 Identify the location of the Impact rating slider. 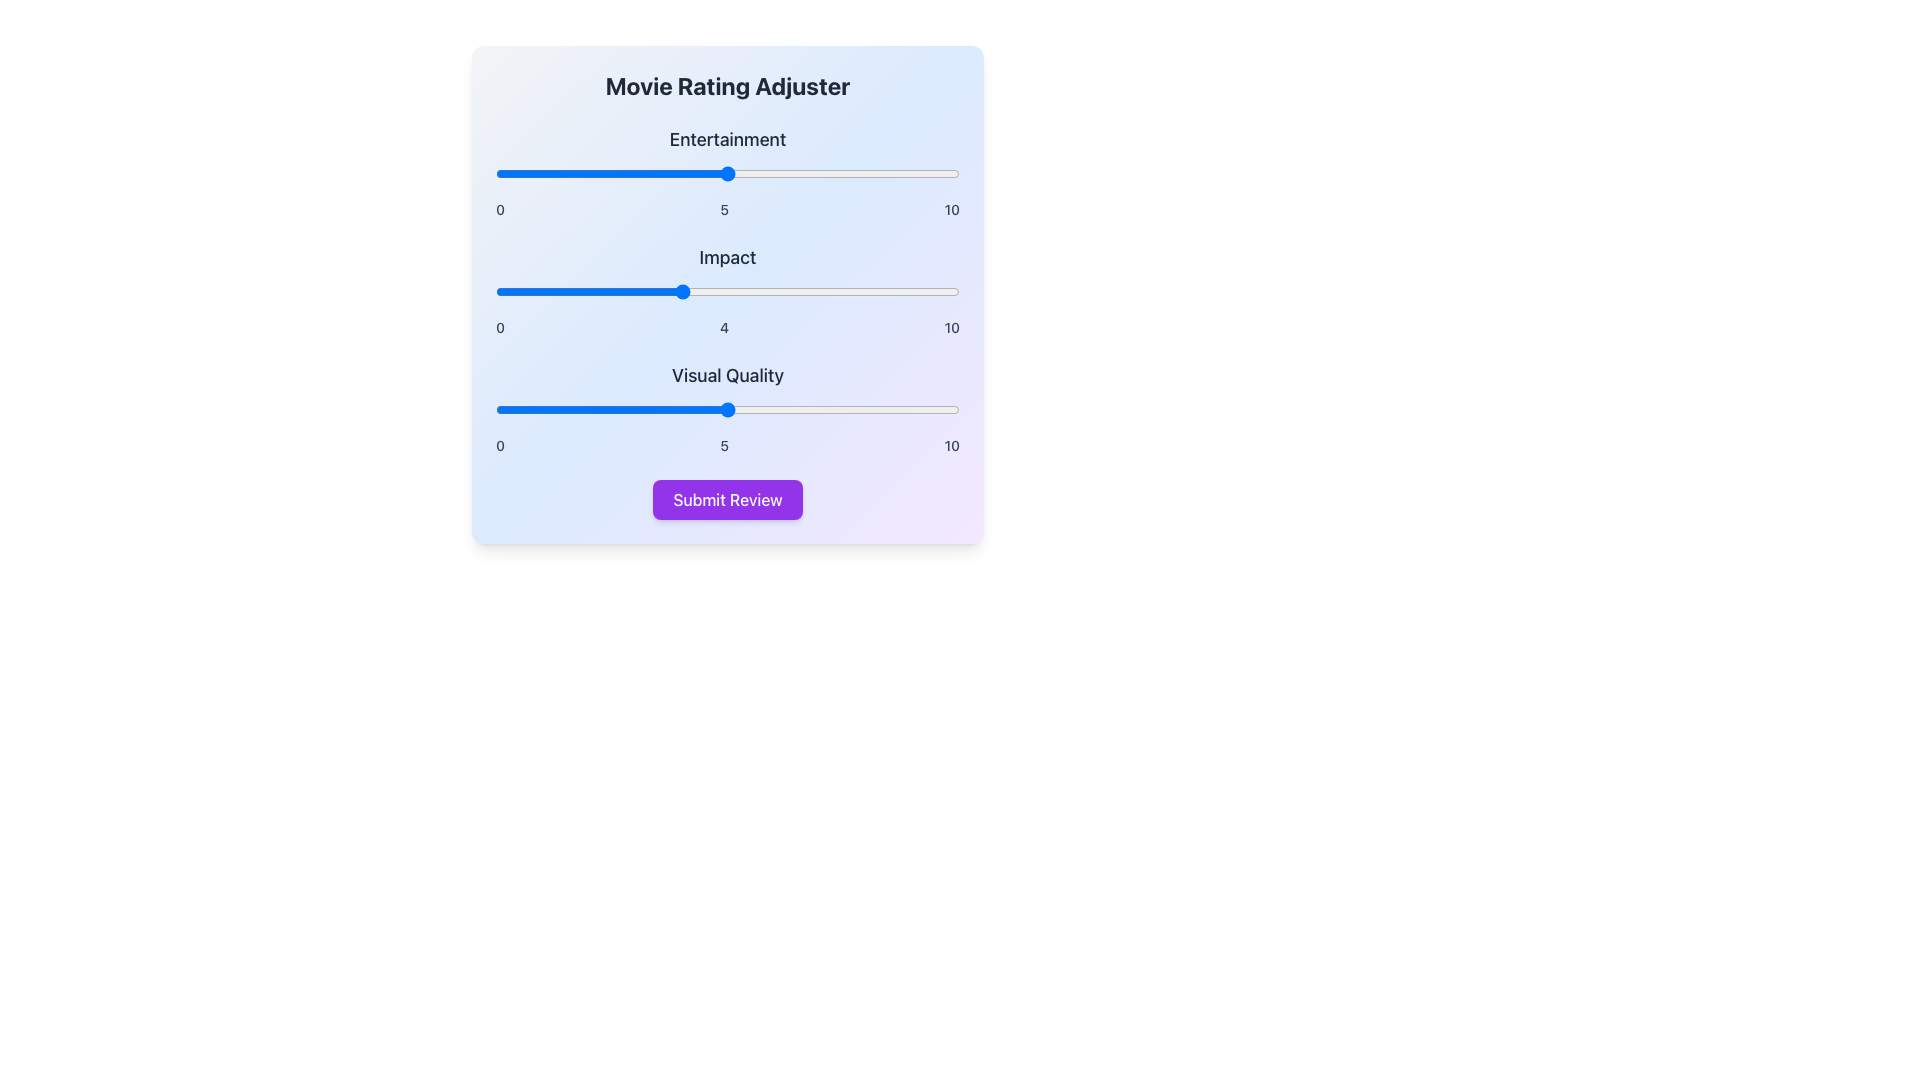
(634, 292).